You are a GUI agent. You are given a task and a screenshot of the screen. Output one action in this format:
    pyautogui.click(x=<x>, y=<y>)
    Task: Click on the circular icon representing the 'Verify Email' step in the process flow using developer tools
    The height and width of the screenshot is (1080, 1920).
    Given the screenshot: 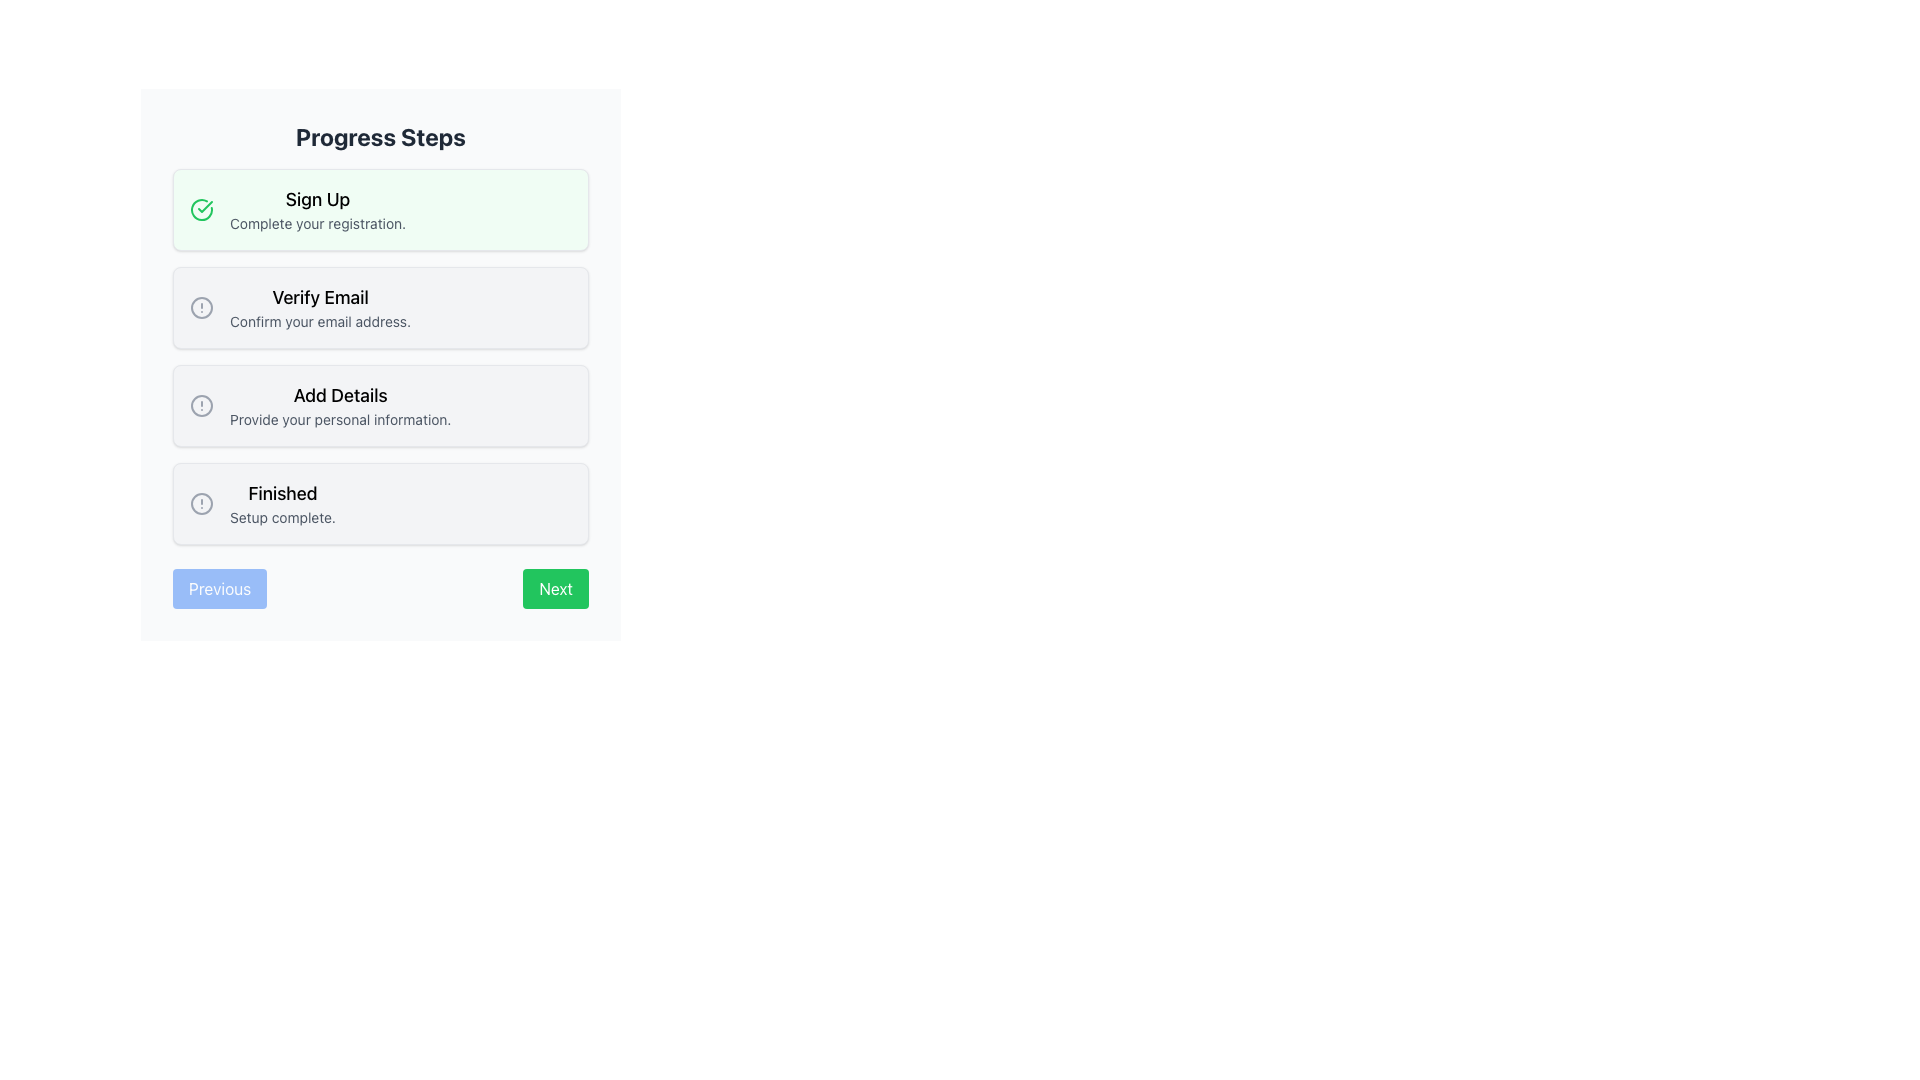 What is the action you would take?
    pyautogui.click(x=201, y=308)
    